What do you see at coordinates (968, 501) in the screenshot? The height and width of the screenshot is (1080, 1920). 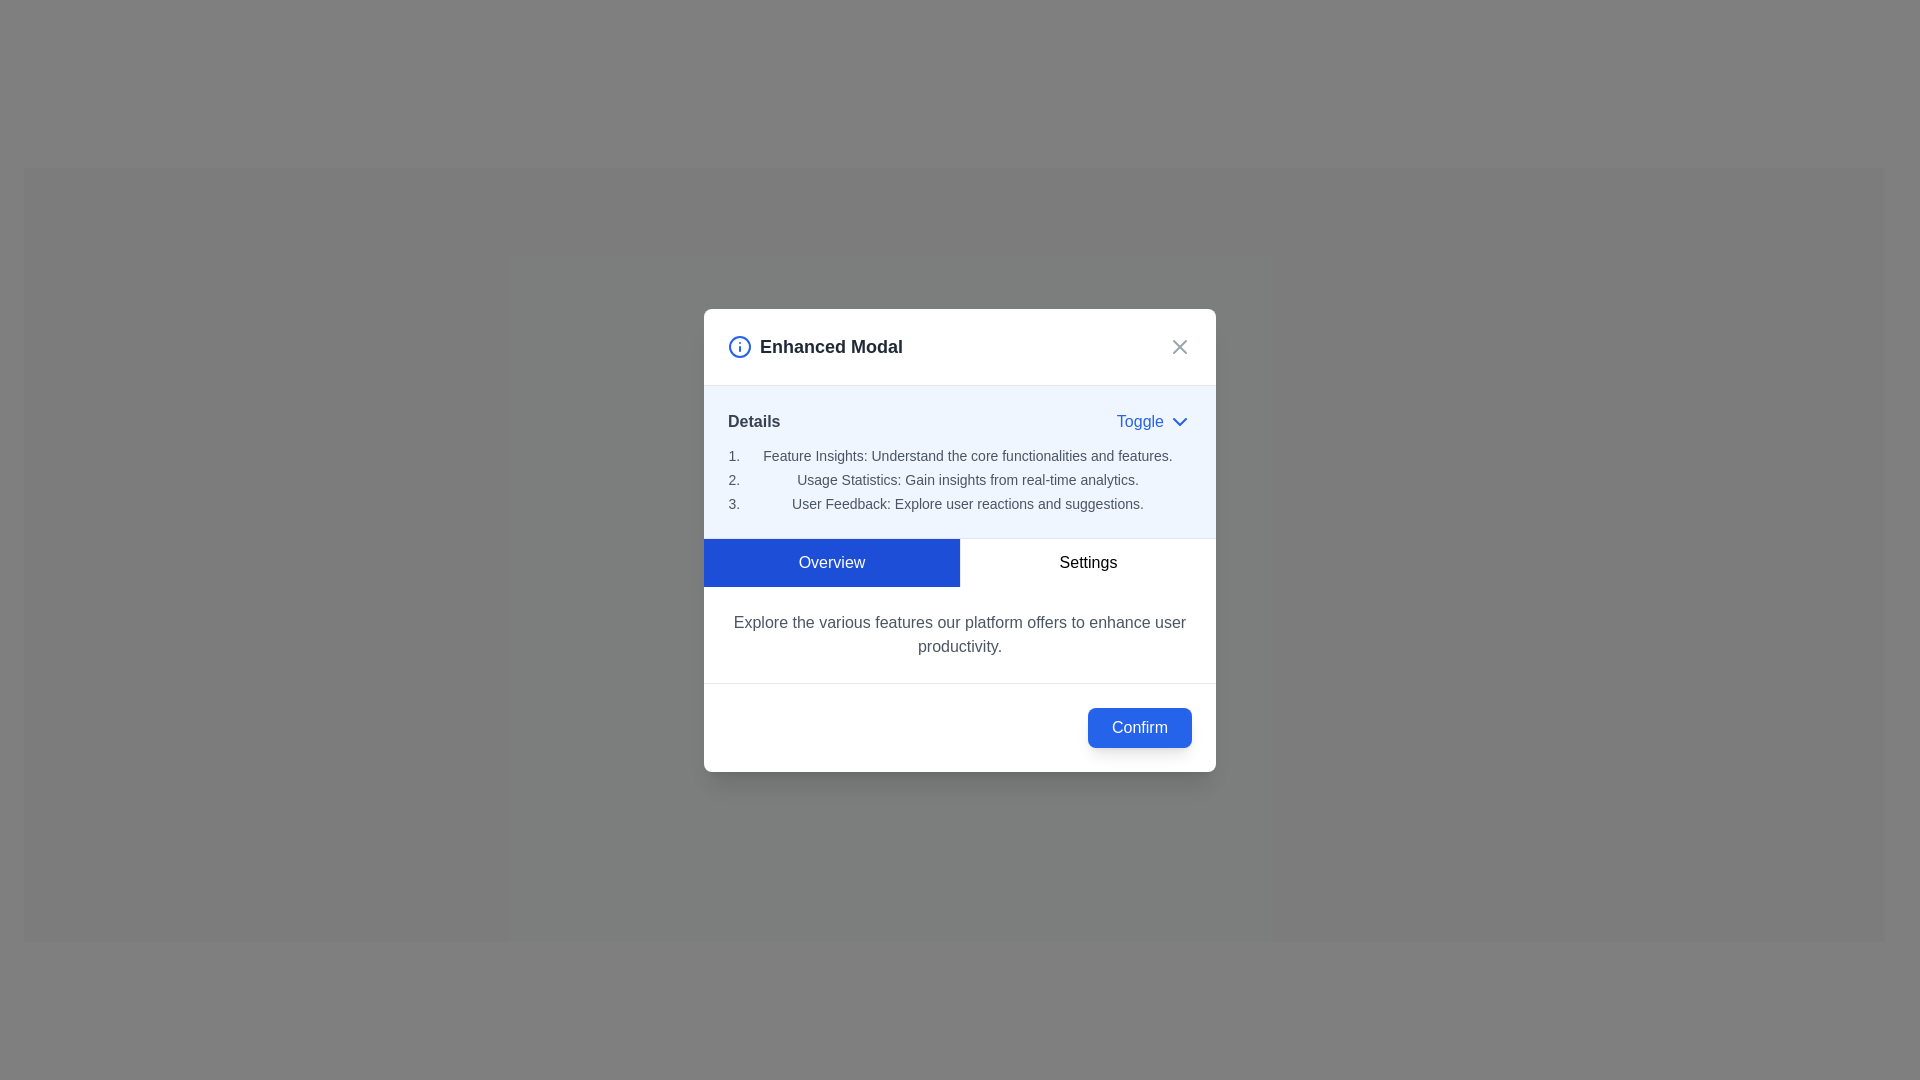 I see `the text element that reads 'User Feedback: Explore user reactions and suggestions.' which is the third item in a vertical list within the modal dialog under the header 'Details'` at bounding box center [968, 501].